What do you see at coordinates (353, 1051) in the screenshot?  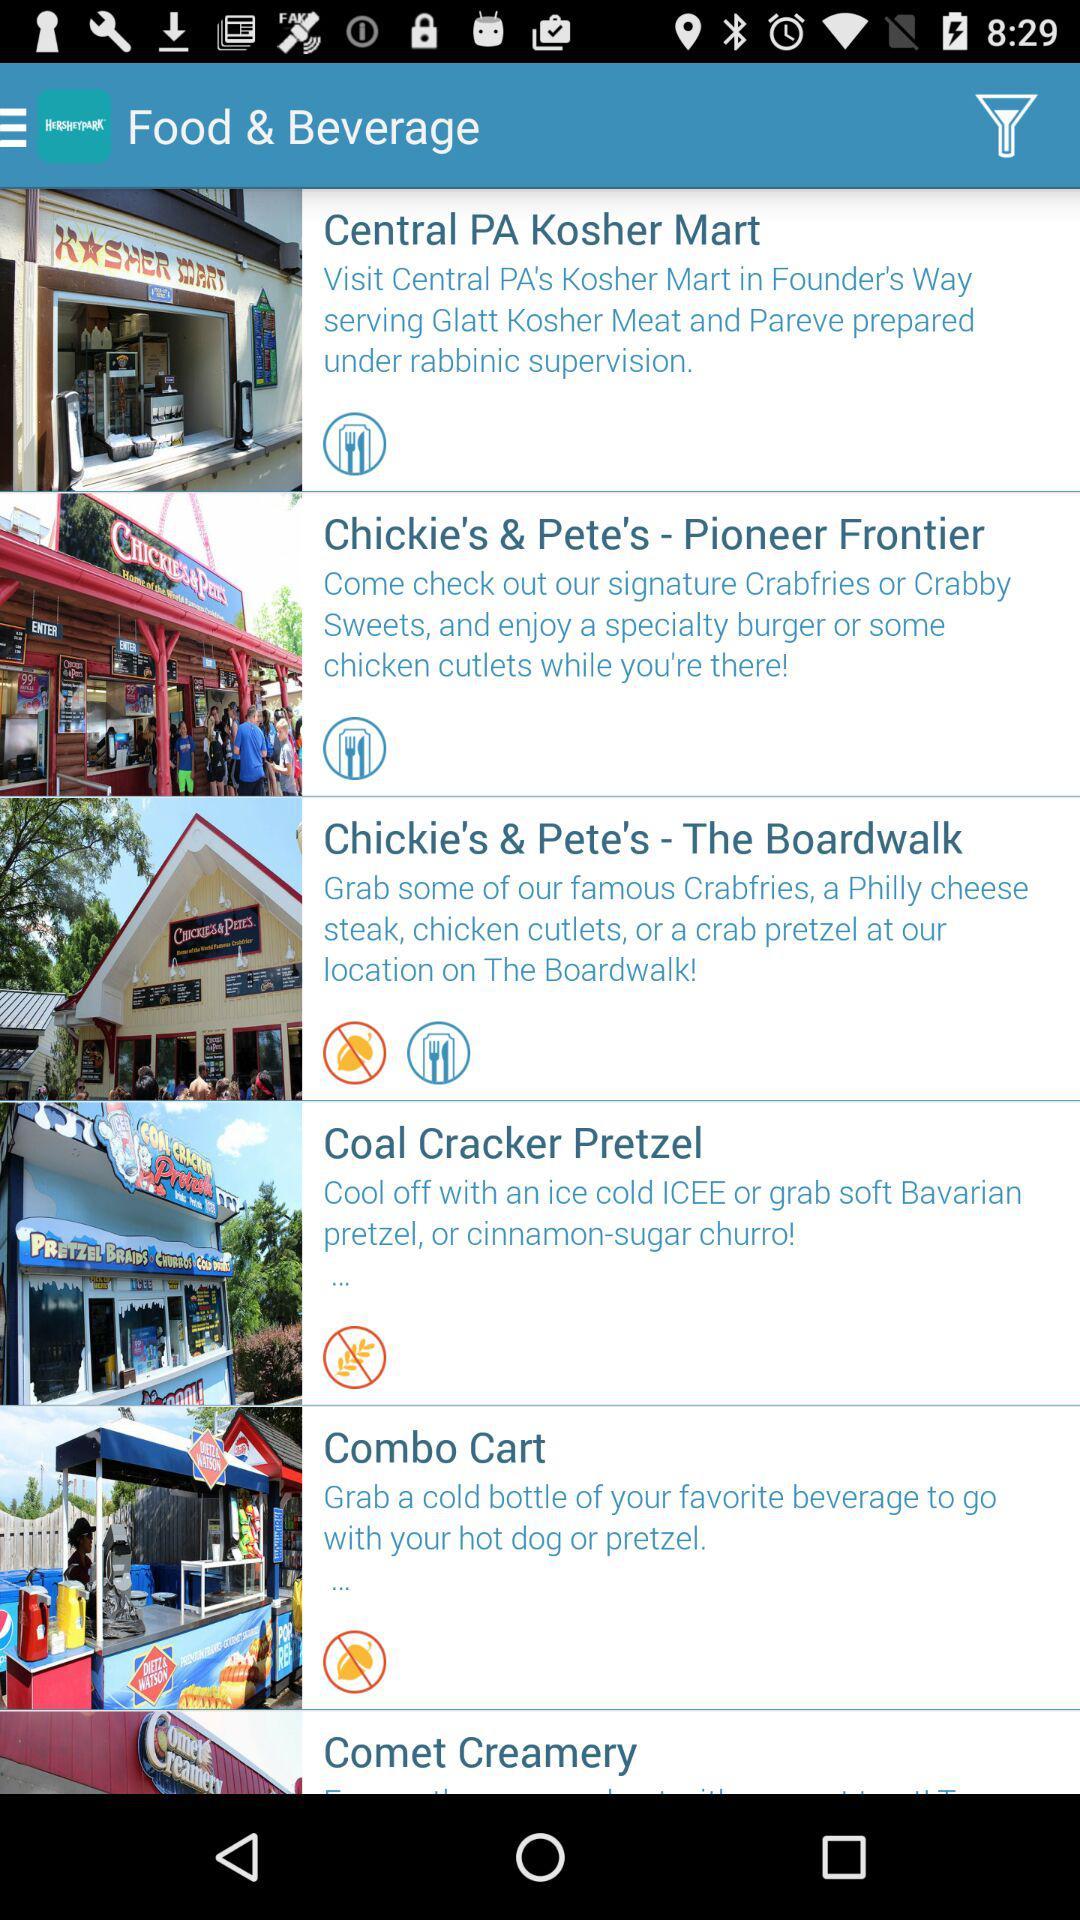 I see `item above coal cracker pretzel item` at bounding box center [353, 1051].